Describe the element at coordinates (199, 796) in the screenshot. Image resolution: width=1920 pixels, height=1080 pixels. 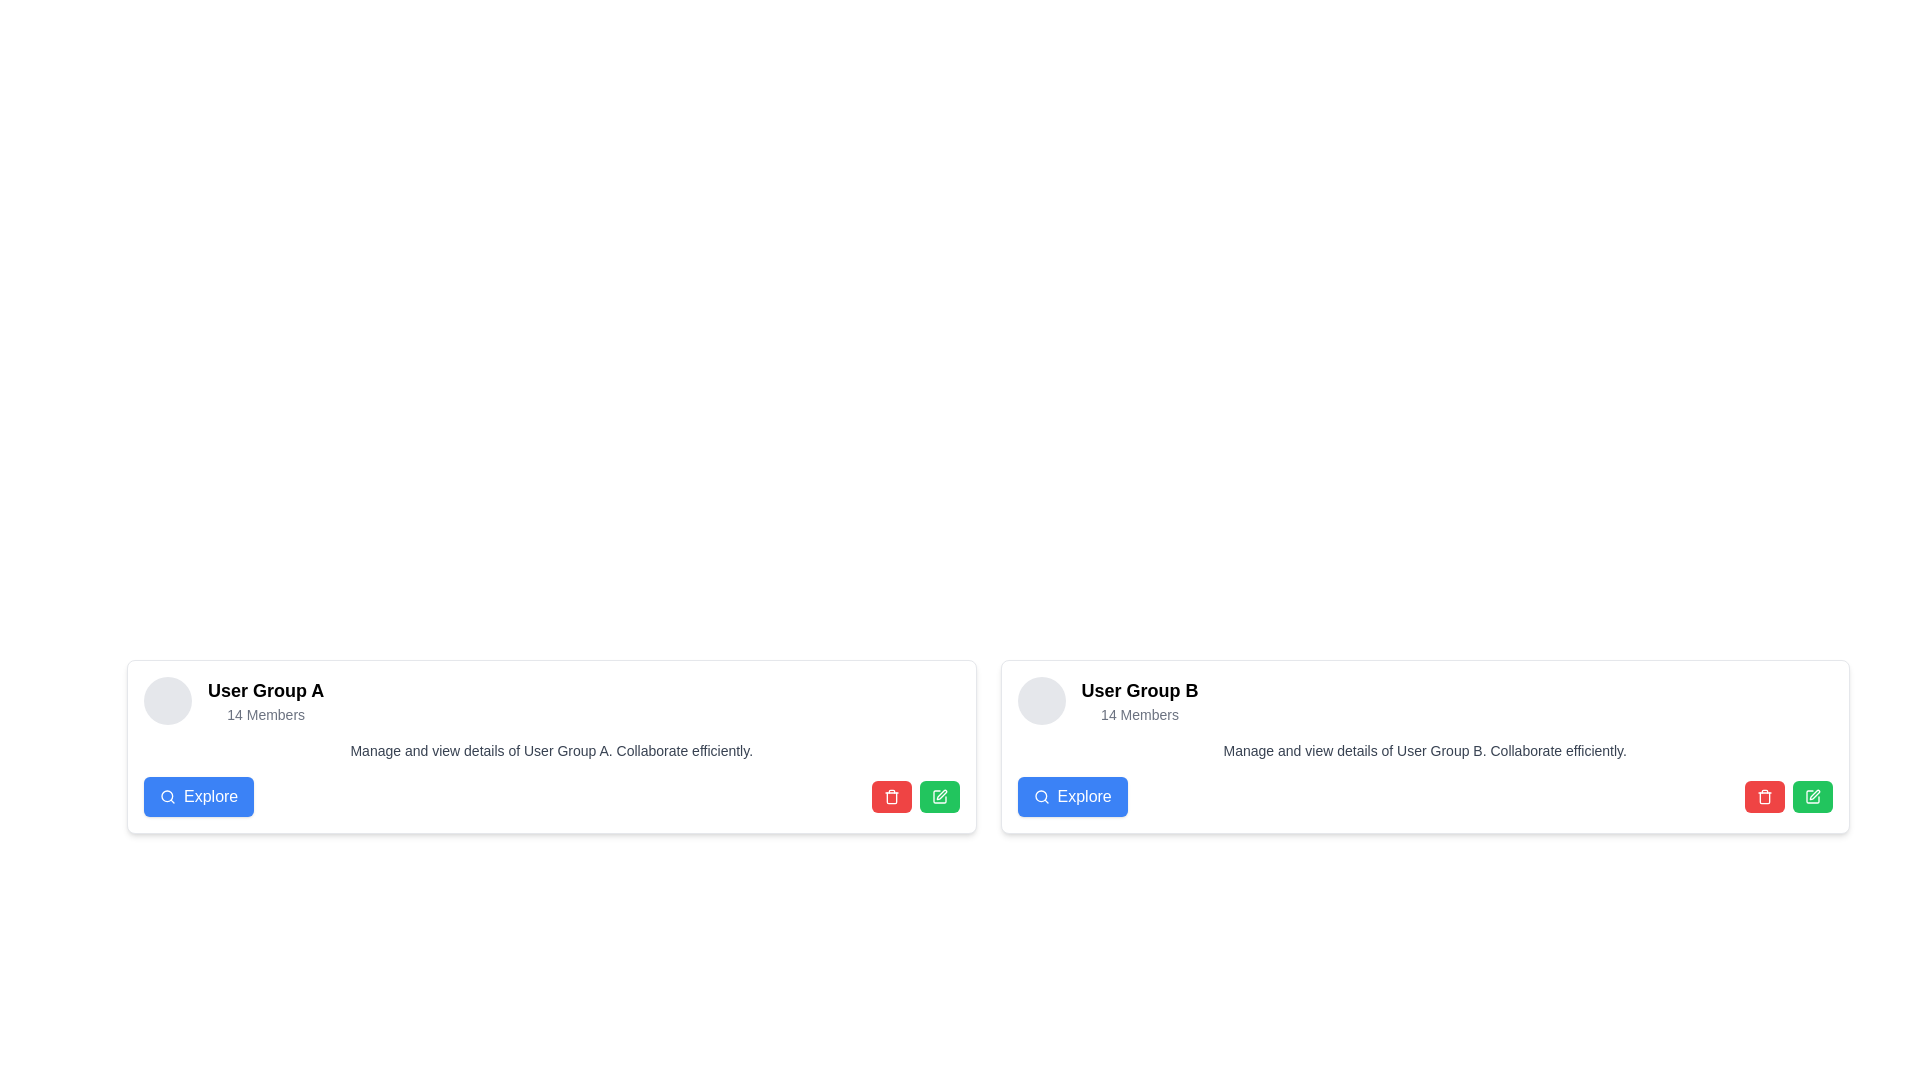
I see `the button located in the lower left area of the card representing 'User Group A'` at that location.